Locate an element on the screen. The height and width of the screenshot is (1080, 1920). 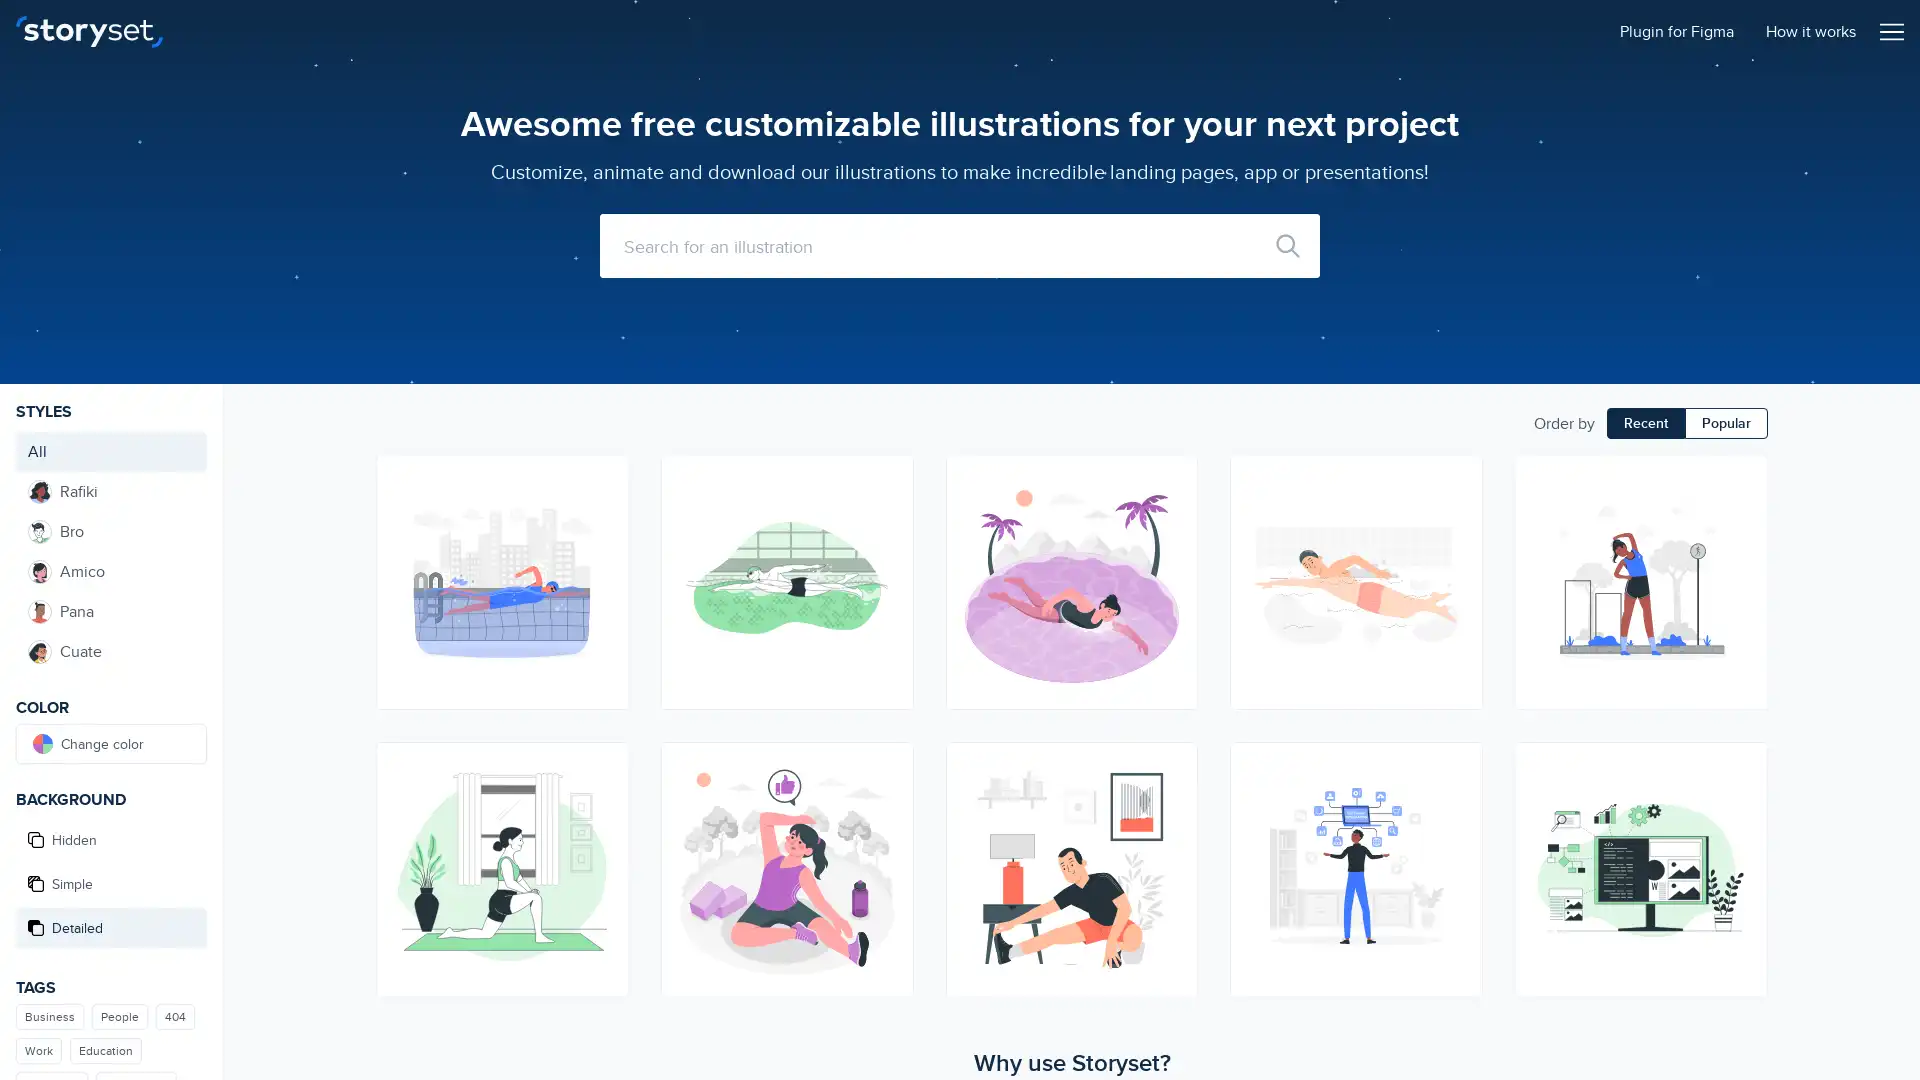
download icon Download is located at coordinates (1458, 515).